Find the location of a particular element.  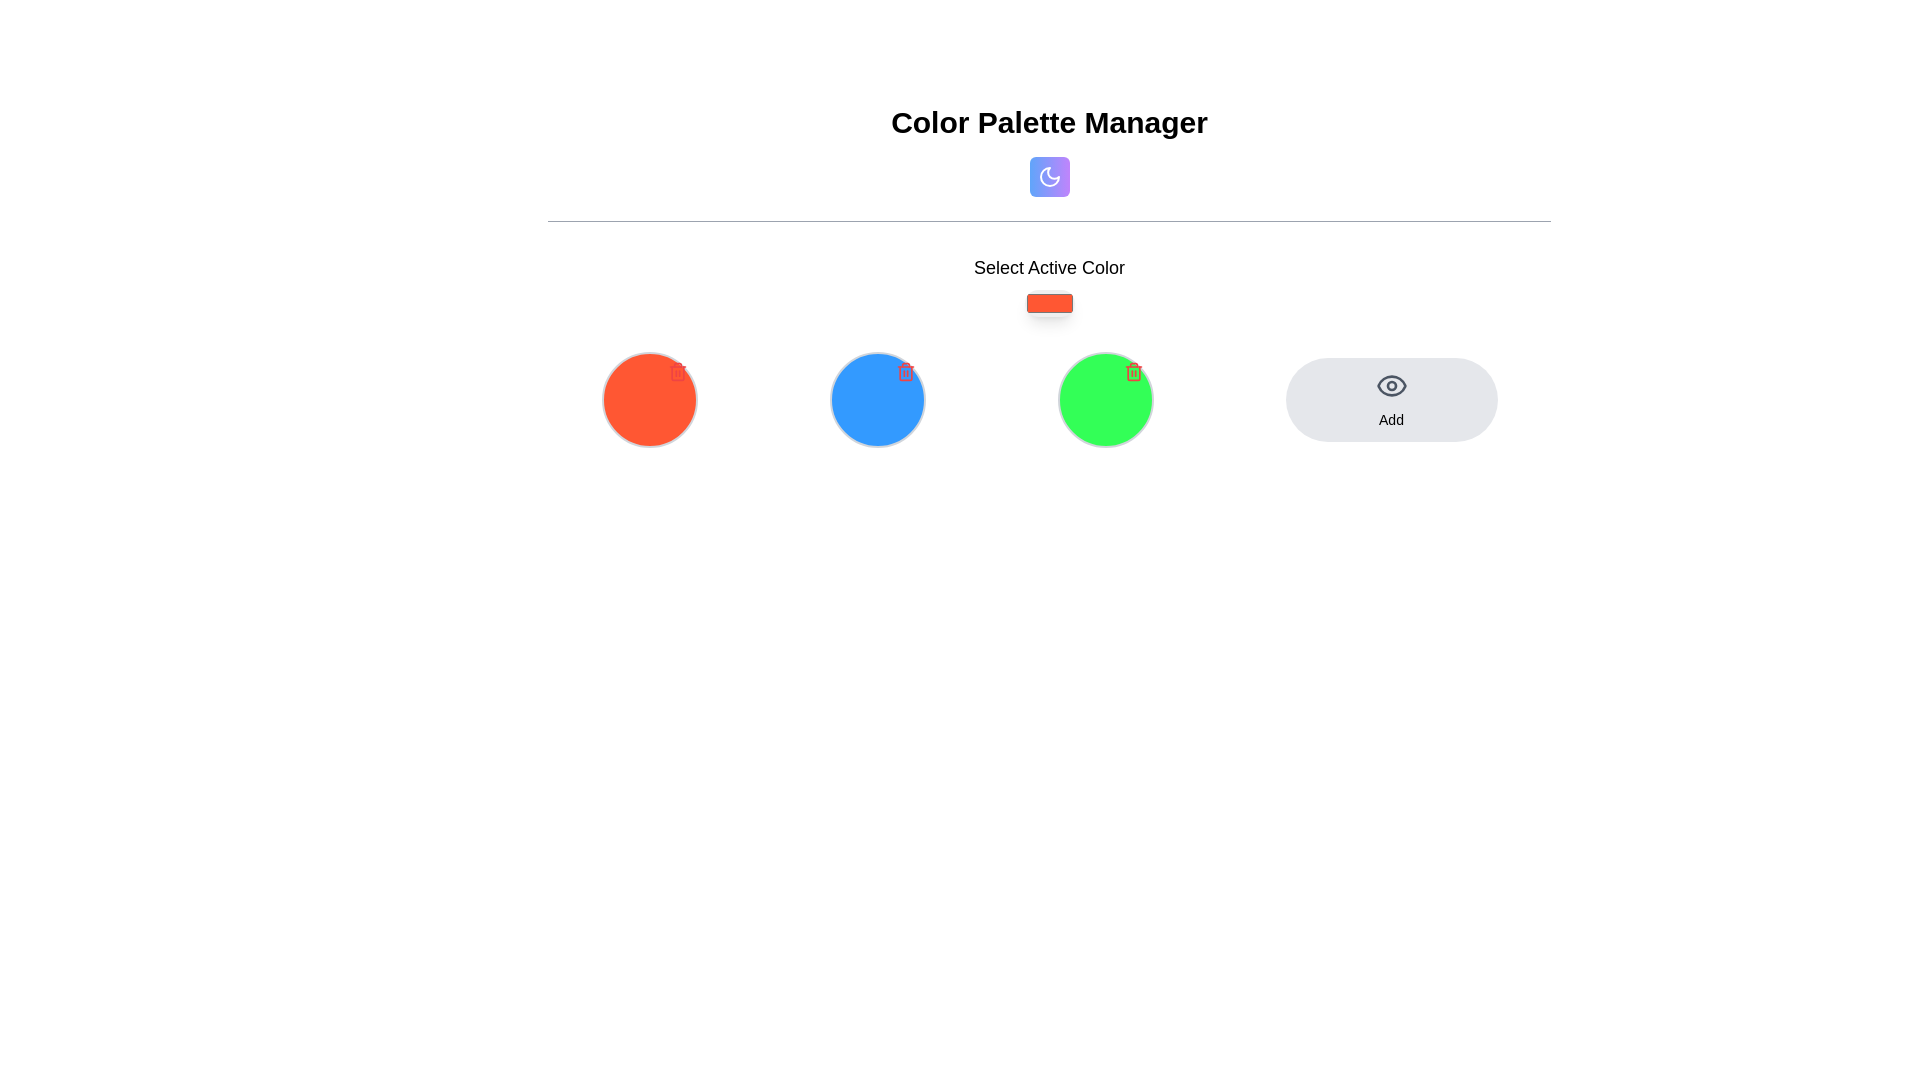

the Eye icon, which is part of the 'Add' button located on the right side of a row of color circles, to trigger the visibility action is located at coordinates (1390, 385).